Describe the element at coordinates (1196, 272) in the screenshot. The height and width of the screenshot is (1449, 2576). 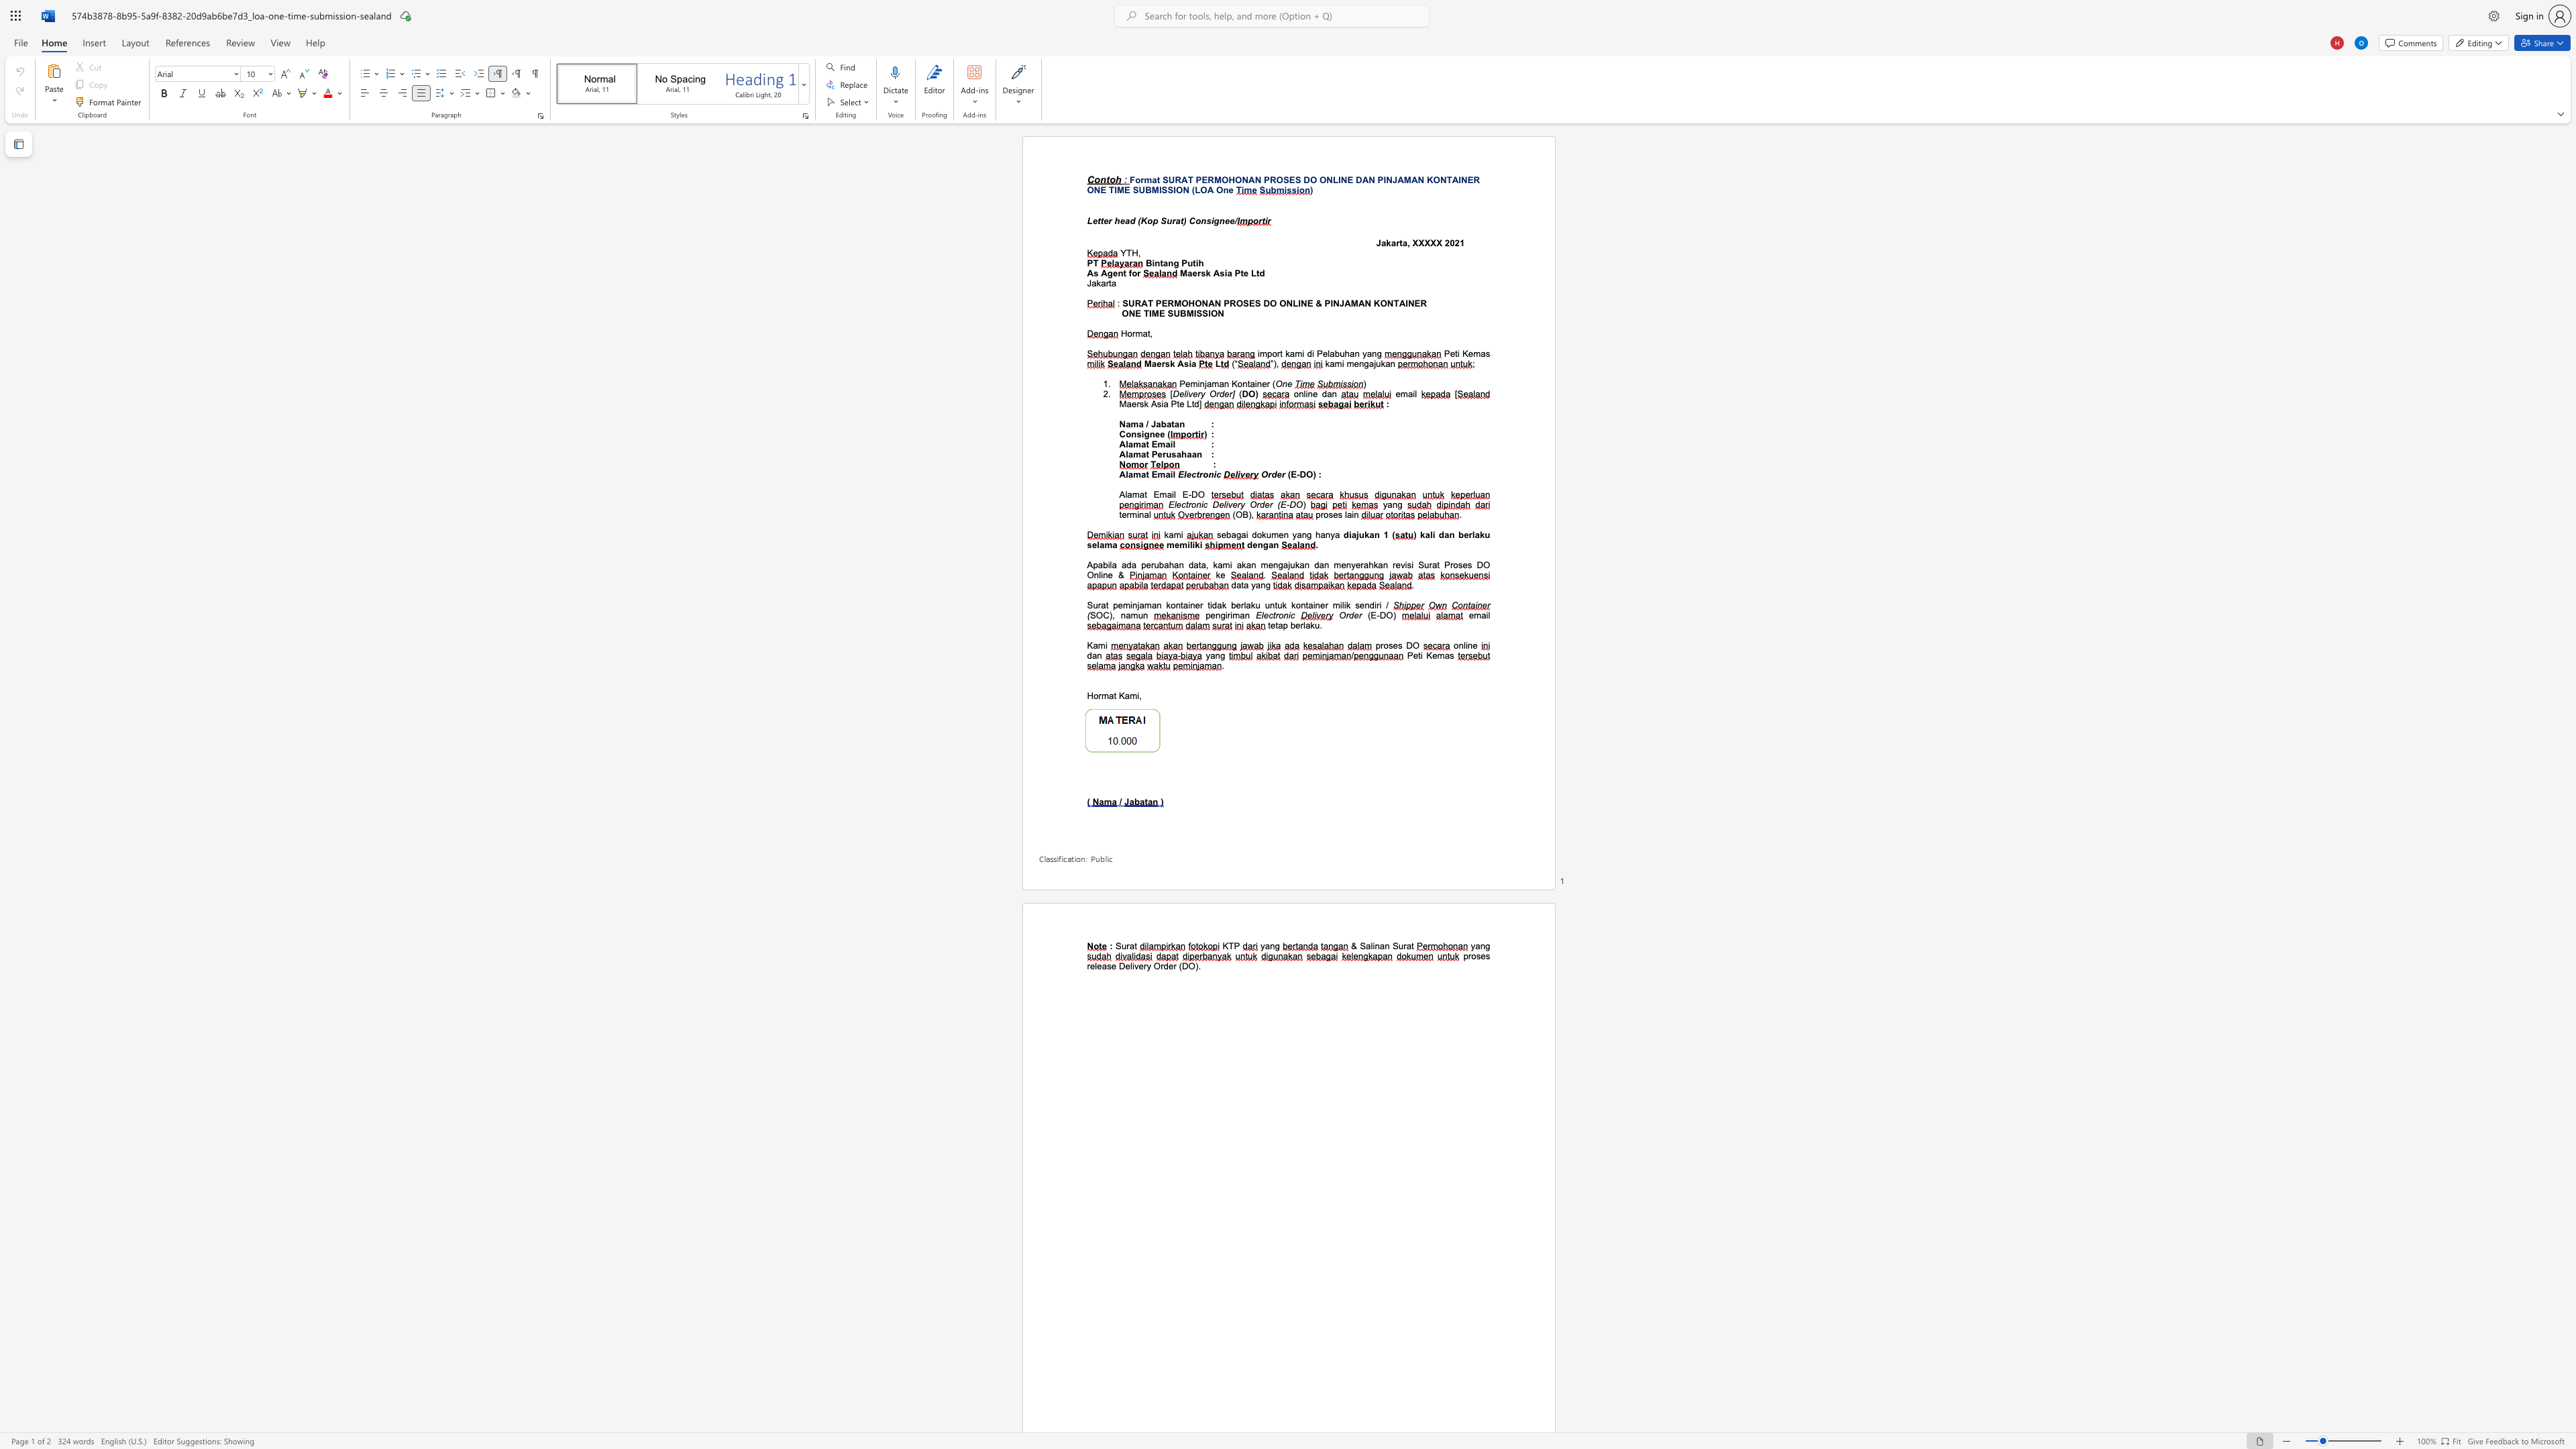
I see `the space between the continuous character "e" and "r" in the text` at that location.